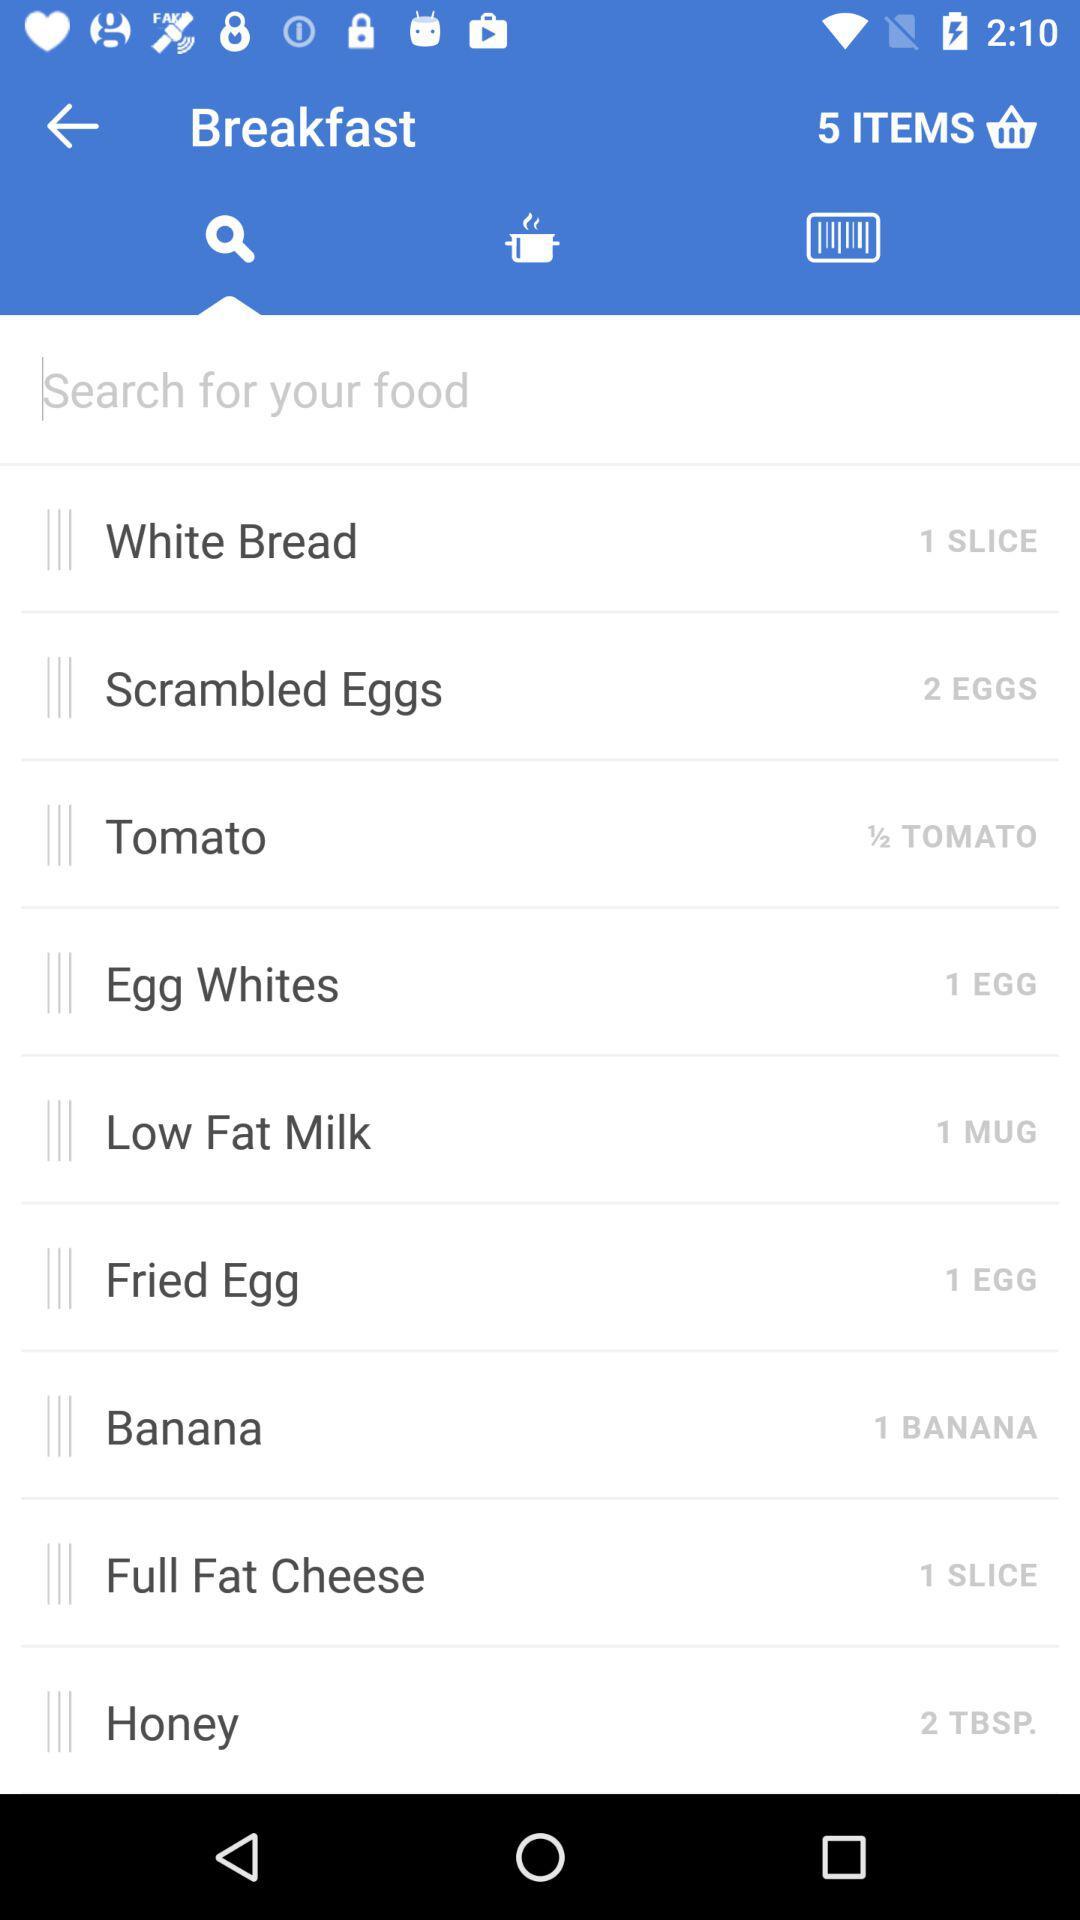 The height and width of the screenshot is (1920, 1080). Describe the element at coordinates (979, 687) in the screenshot. I see `item next to scrambled eggs item` at that location.